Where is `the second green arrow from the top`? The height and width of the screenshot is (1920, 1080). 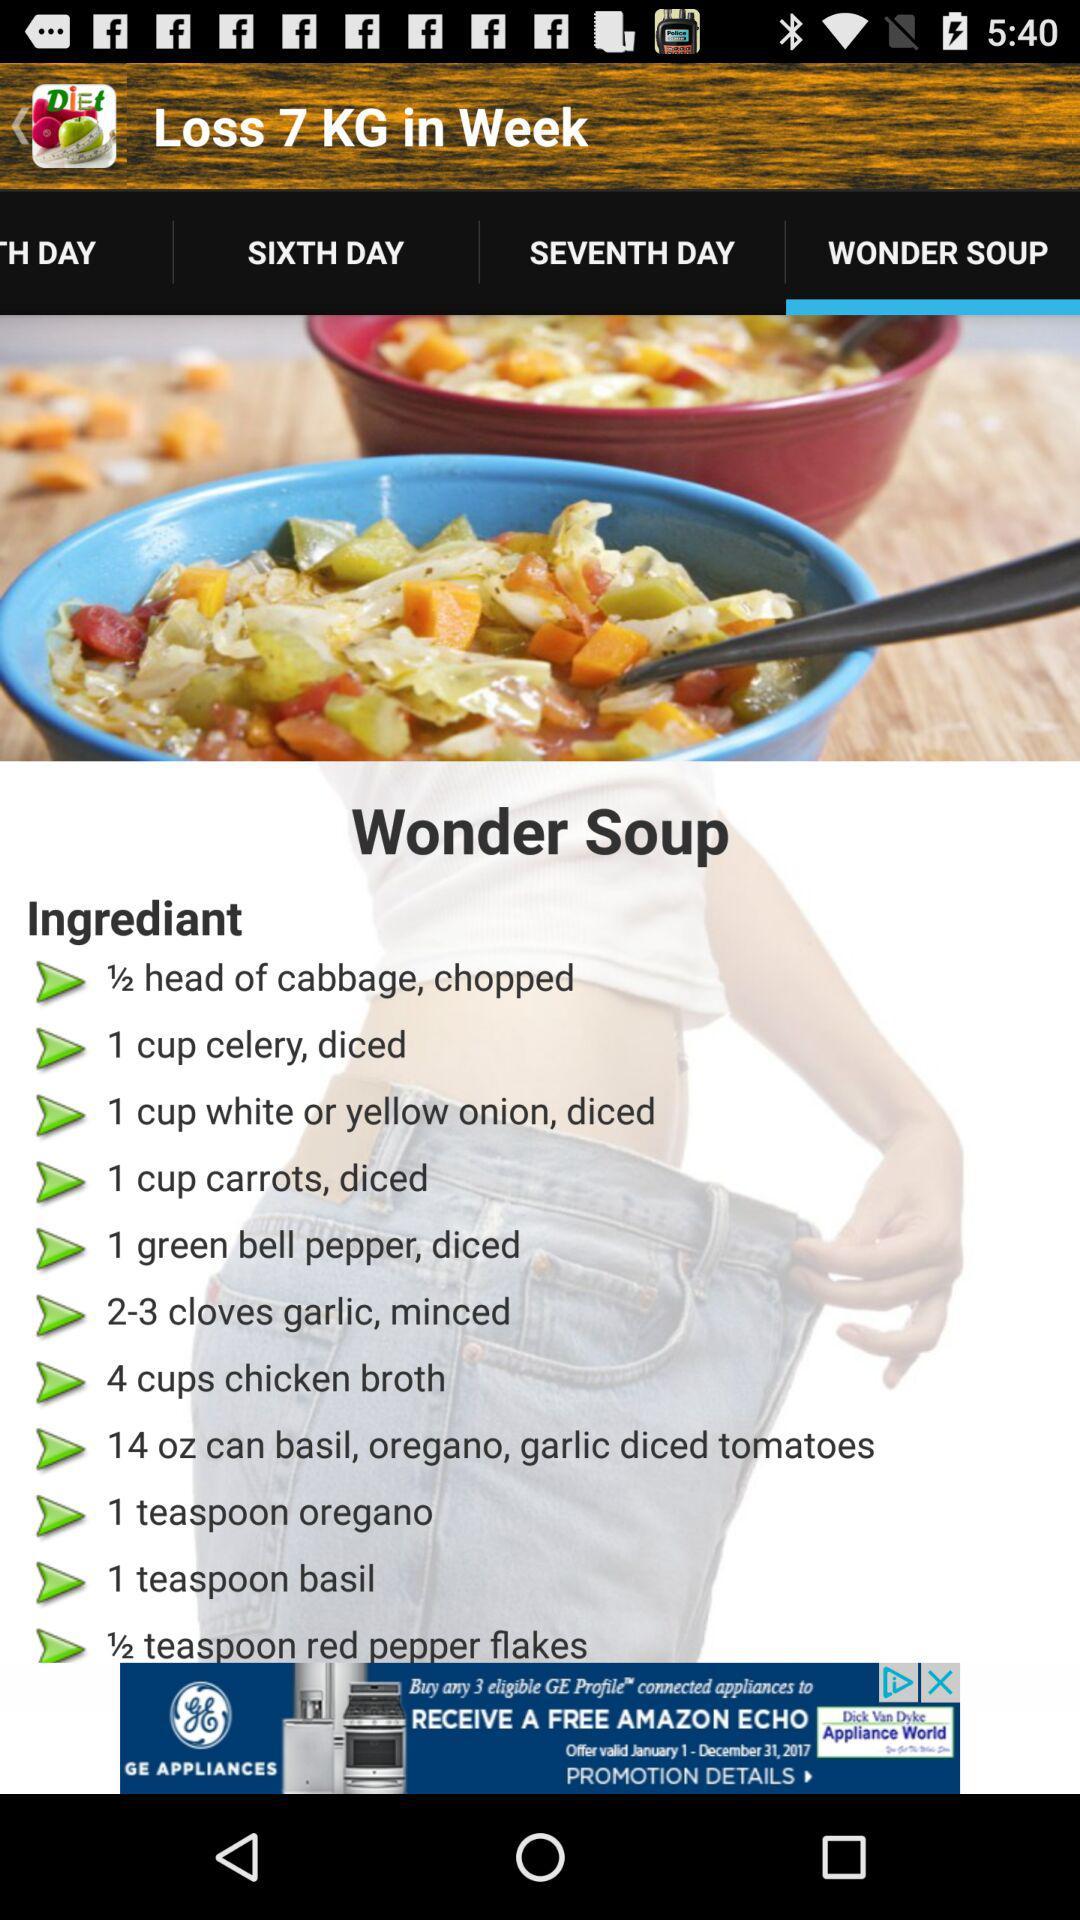 the second green arrow from the top is located at coordinates (58, 1048).